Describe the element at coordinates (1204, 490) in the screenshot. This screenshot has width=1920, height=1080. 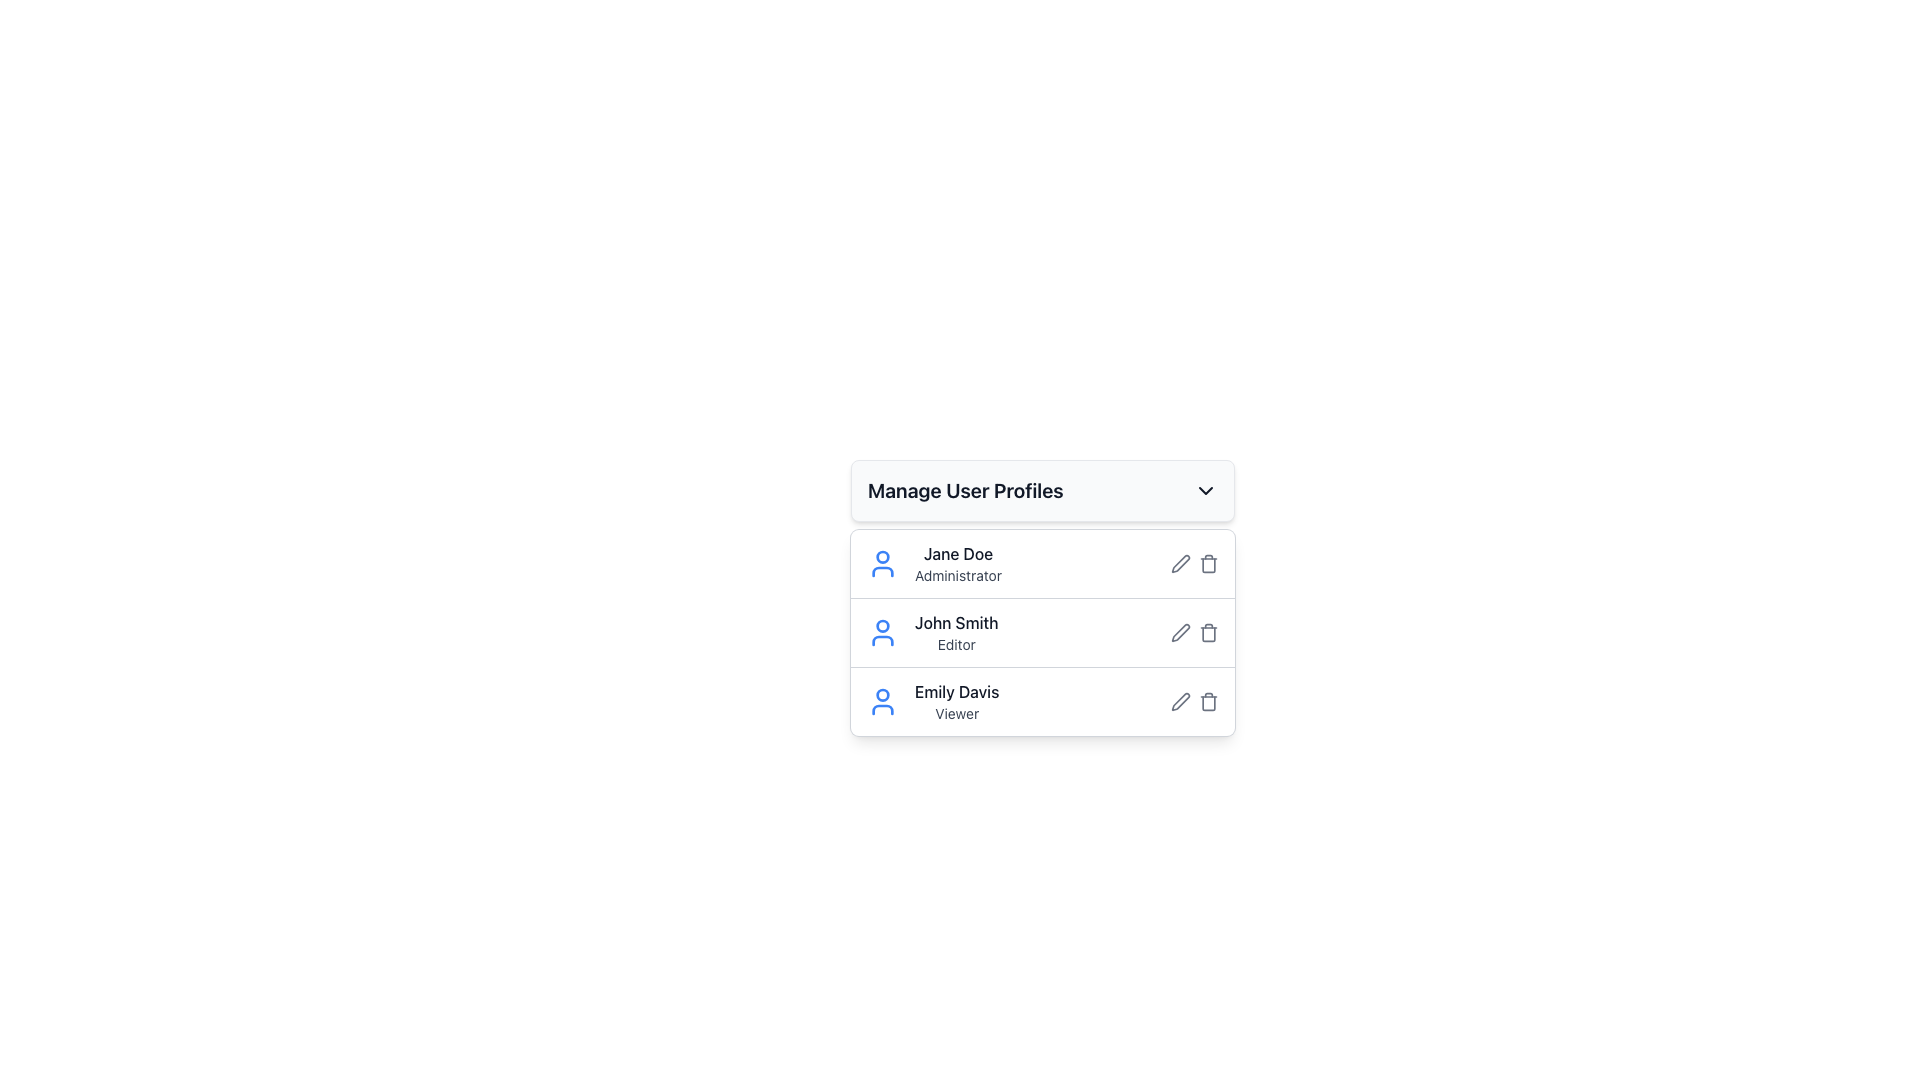
I see `the interactive chevron icon located at the rightmost part of the 'Manage User Profiles' section header` at that location.